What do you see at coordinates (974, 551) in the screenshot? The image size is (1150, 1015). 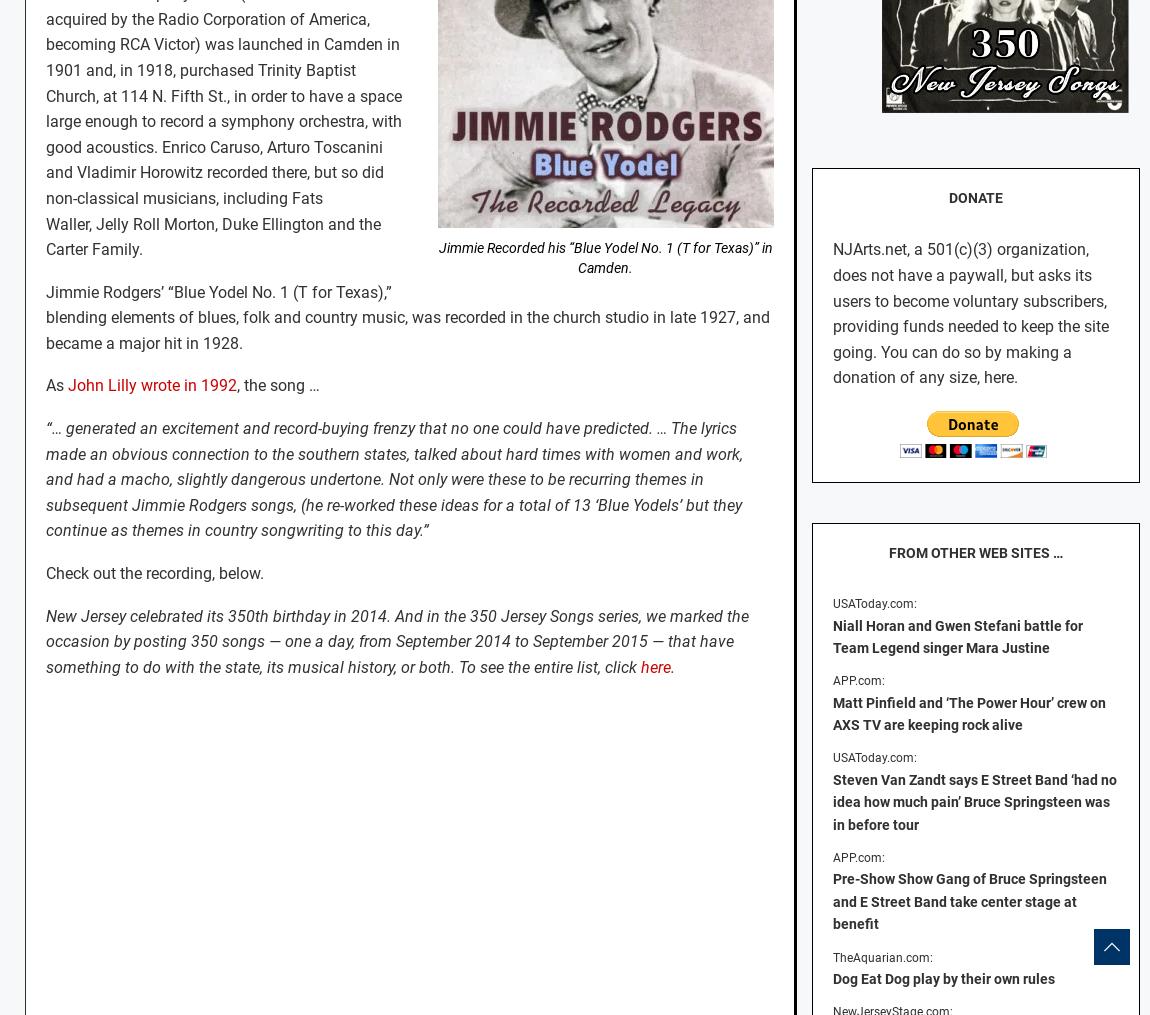 I see `'From Other Web Sites …'` at bounding box center [974, 551].